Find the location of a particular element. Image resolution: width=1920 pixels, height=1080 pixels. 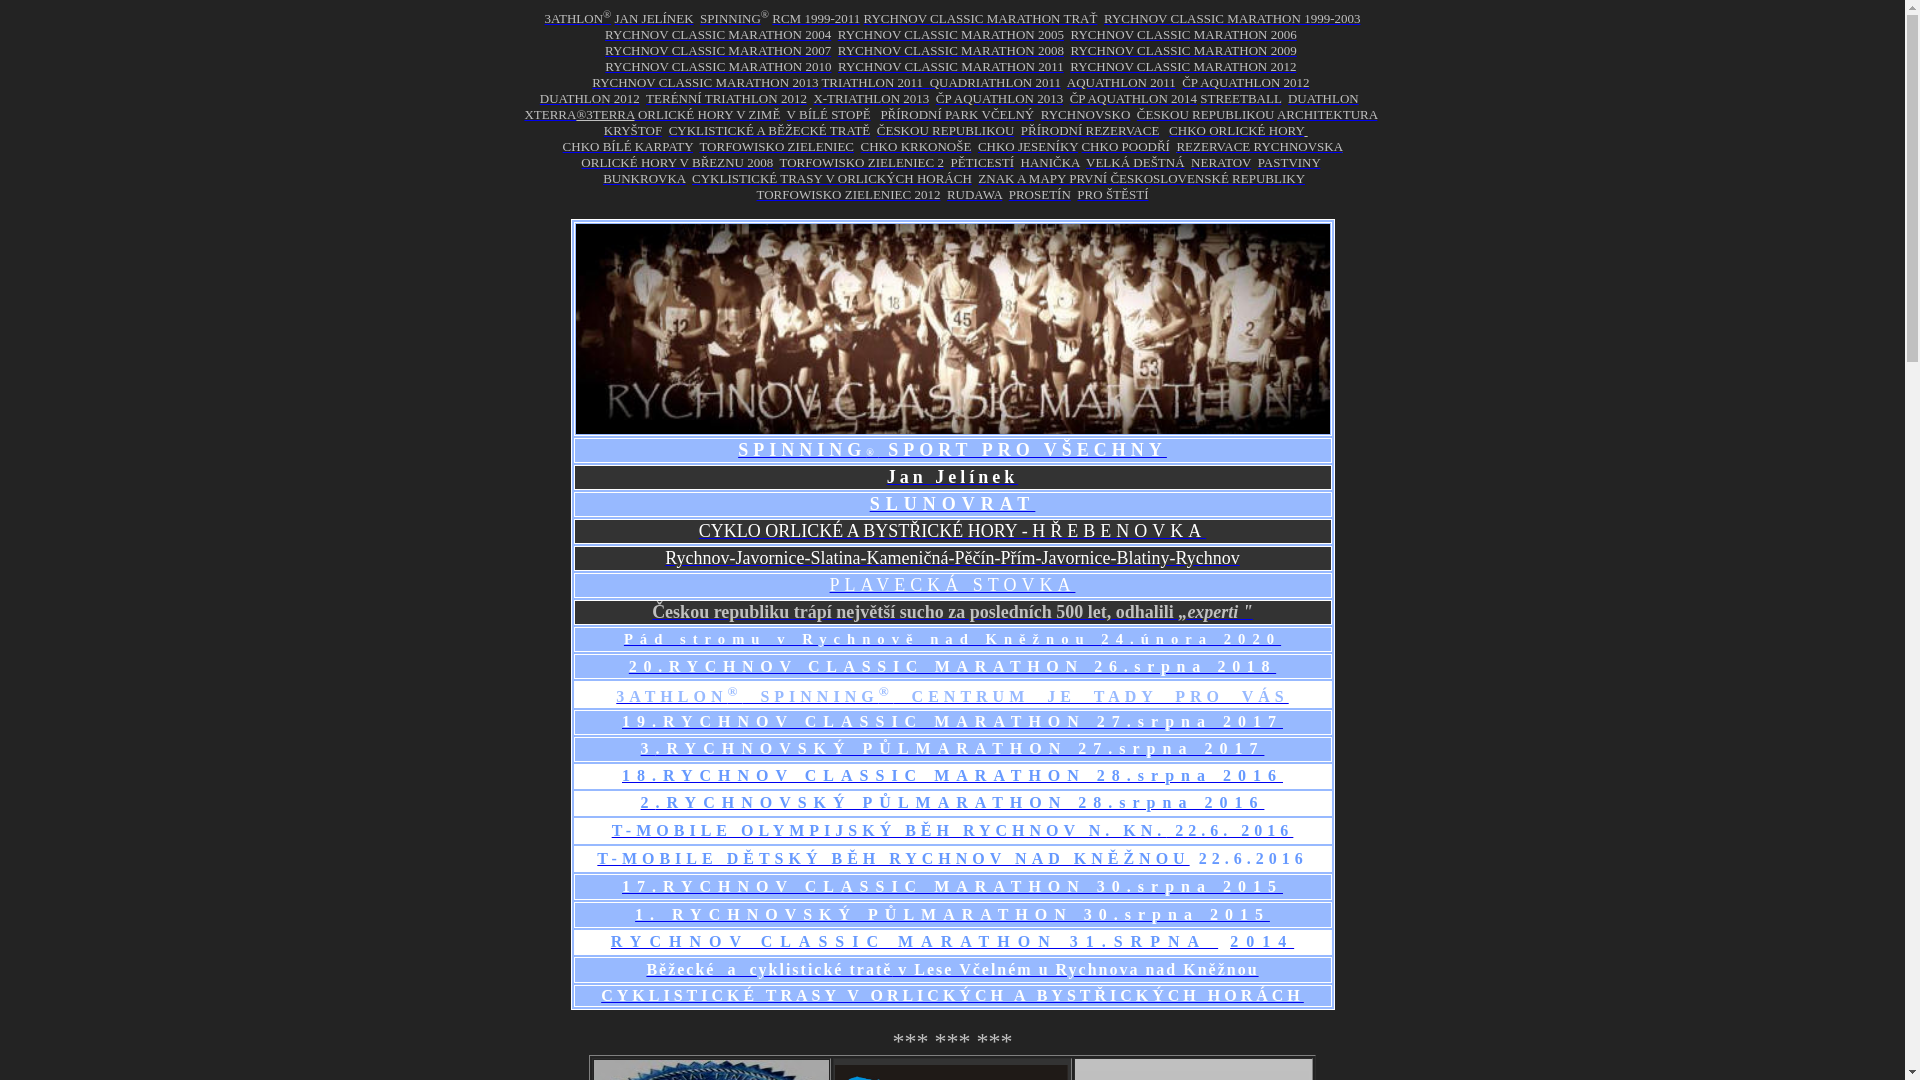

'RYCHNOV CLASSIC MARATHON 2006' is located at coordinates (1182, 34).